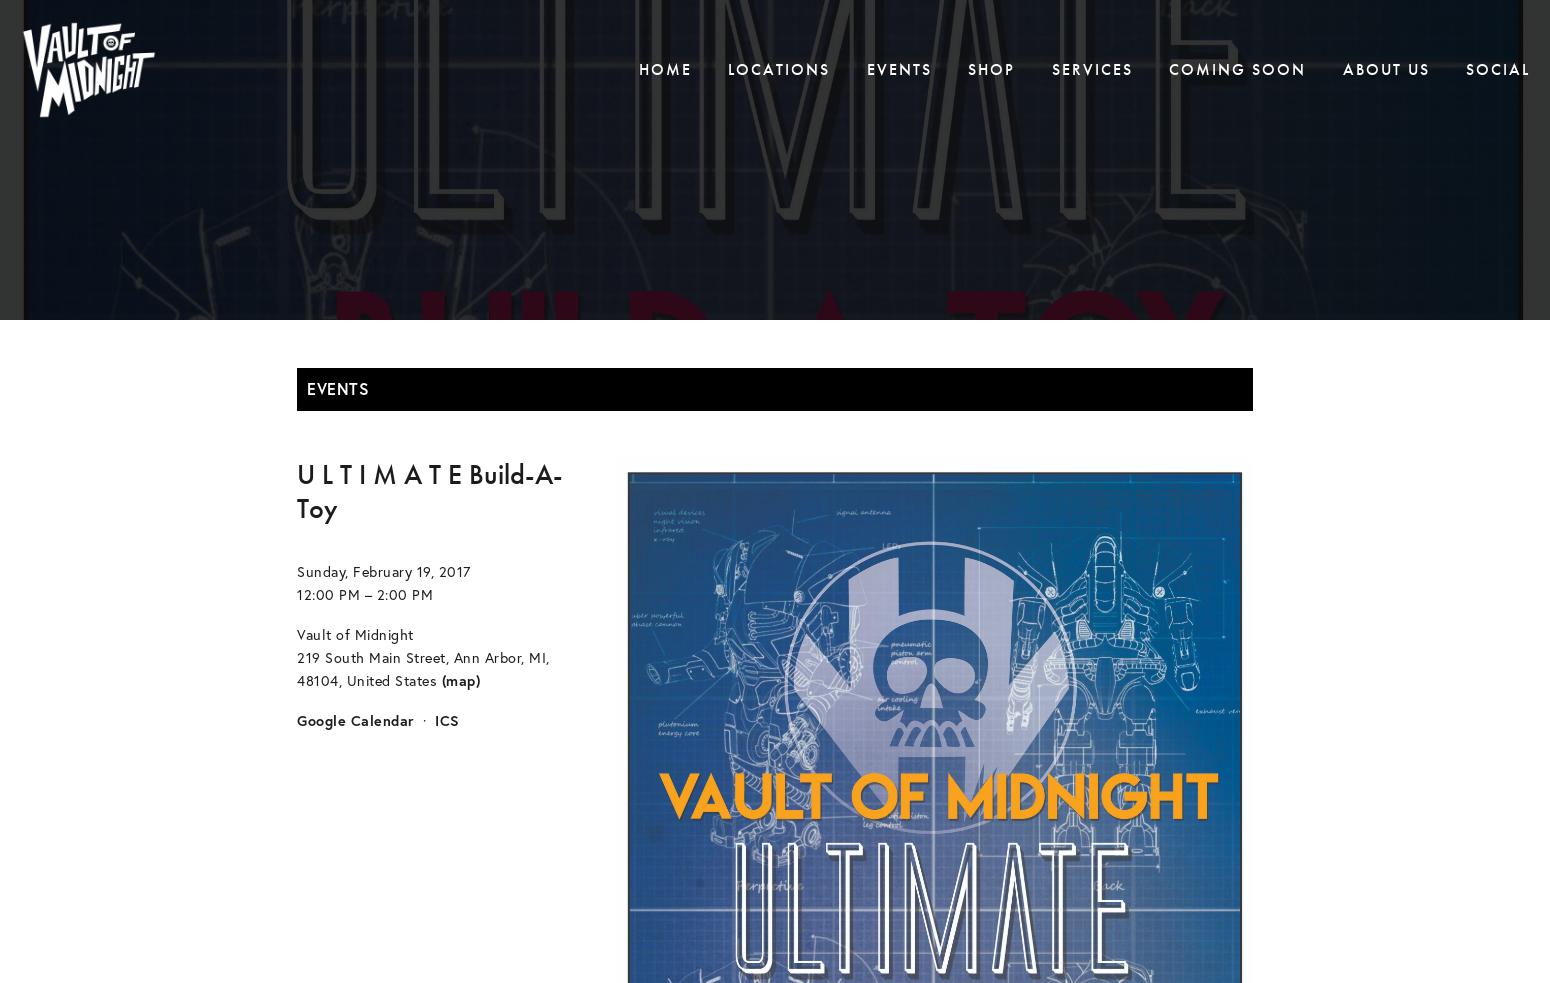  I want to click on '219 South Main Street', so click(370, 655).